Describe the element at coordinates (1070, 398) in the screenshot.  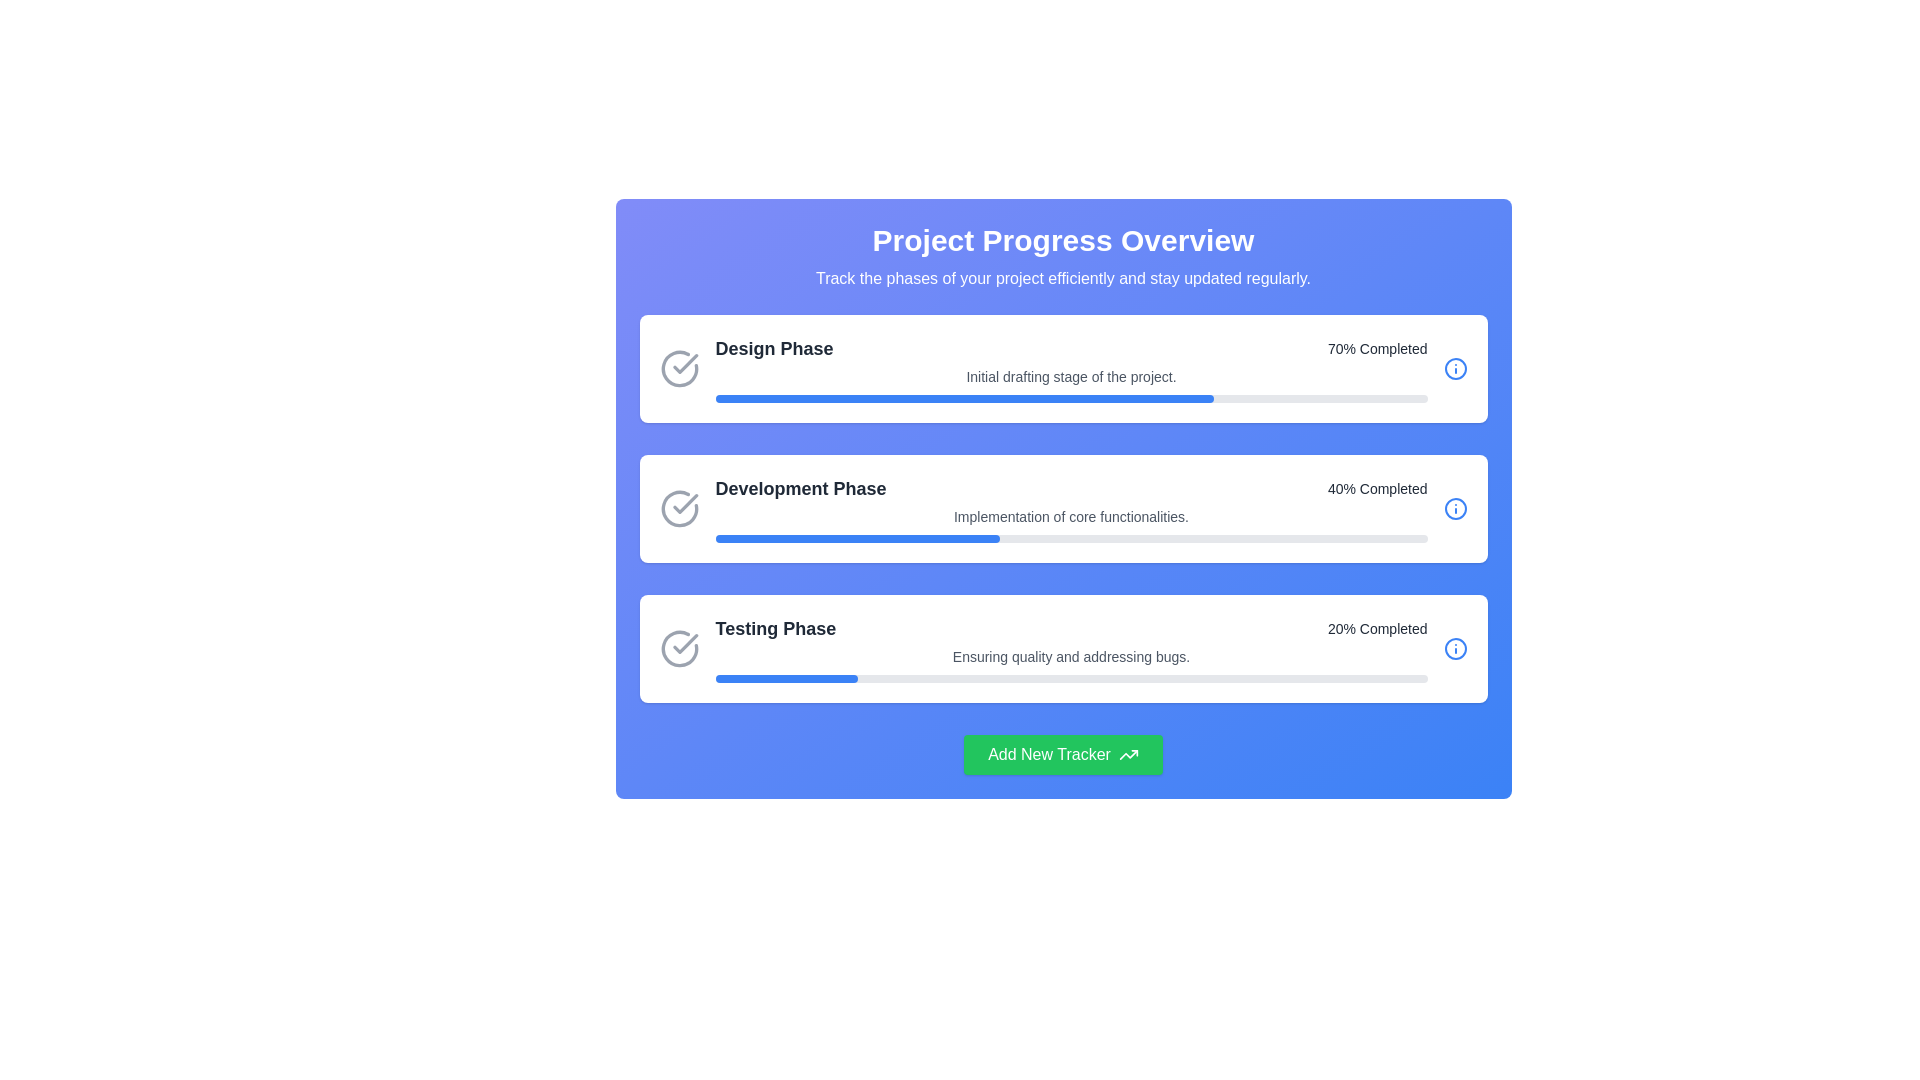
I see `the horizontal progress bar indicating 70% completion located in the 'Design Phase' section beneath the text 'Initial drafting stage of the project.'` at that location.